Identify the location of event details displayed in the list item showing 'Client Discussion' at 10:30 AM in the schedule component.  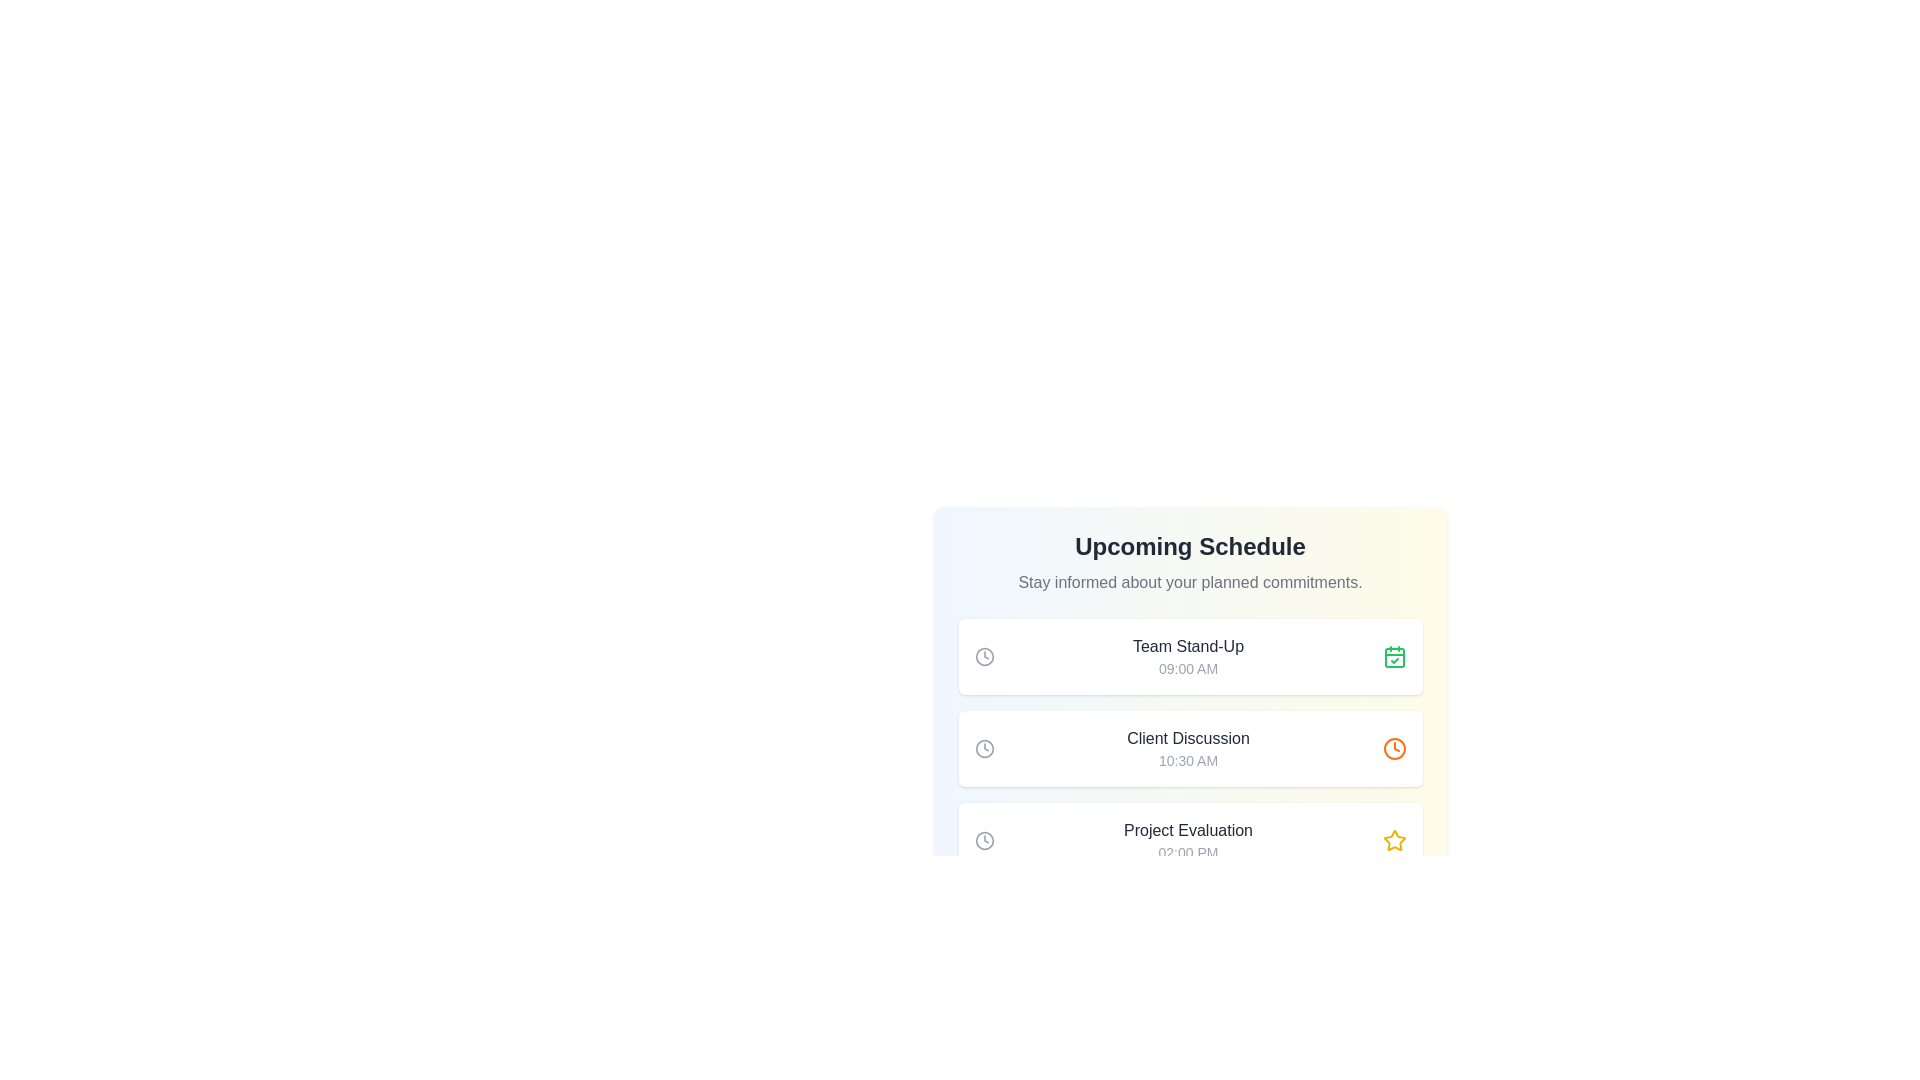
(1190, 748).